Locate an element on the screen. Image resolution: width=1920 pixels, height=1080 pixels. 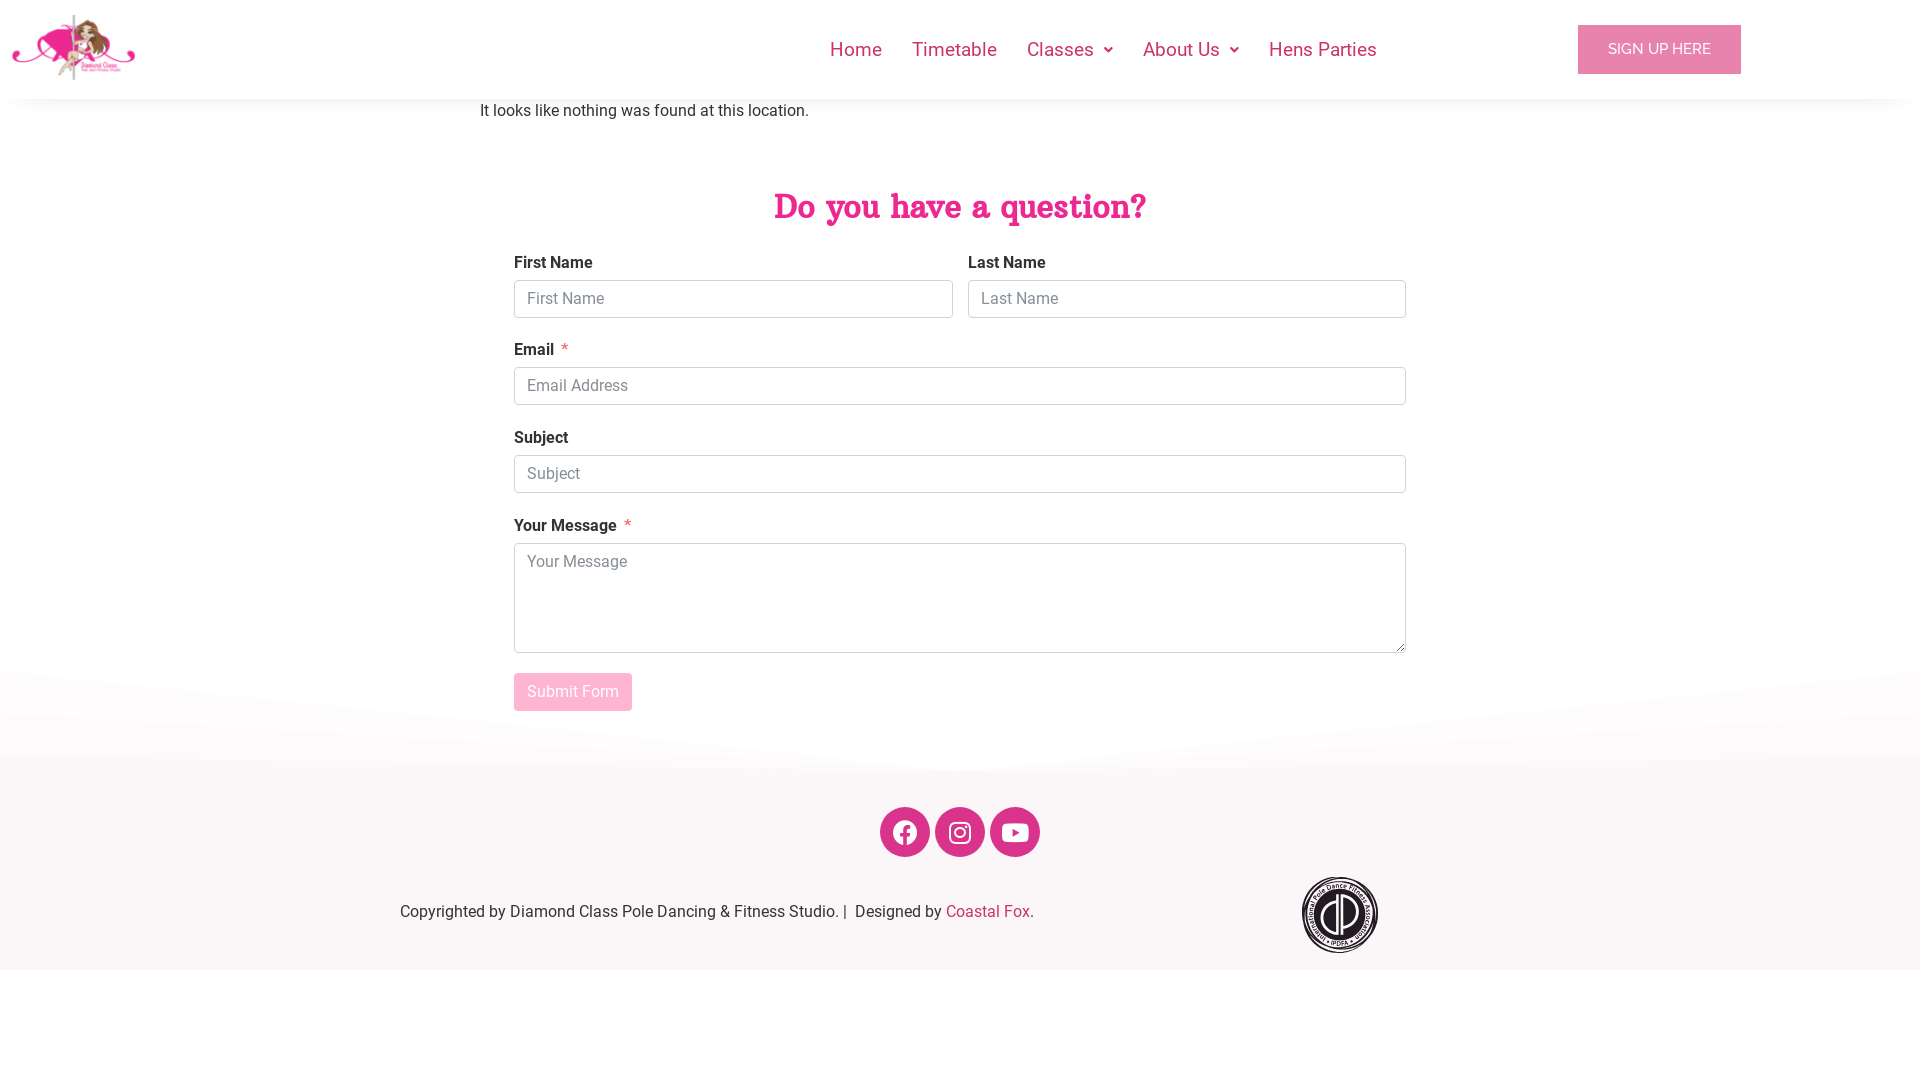
'SIGN UP HERE' is located at coordinates (1659, 48).